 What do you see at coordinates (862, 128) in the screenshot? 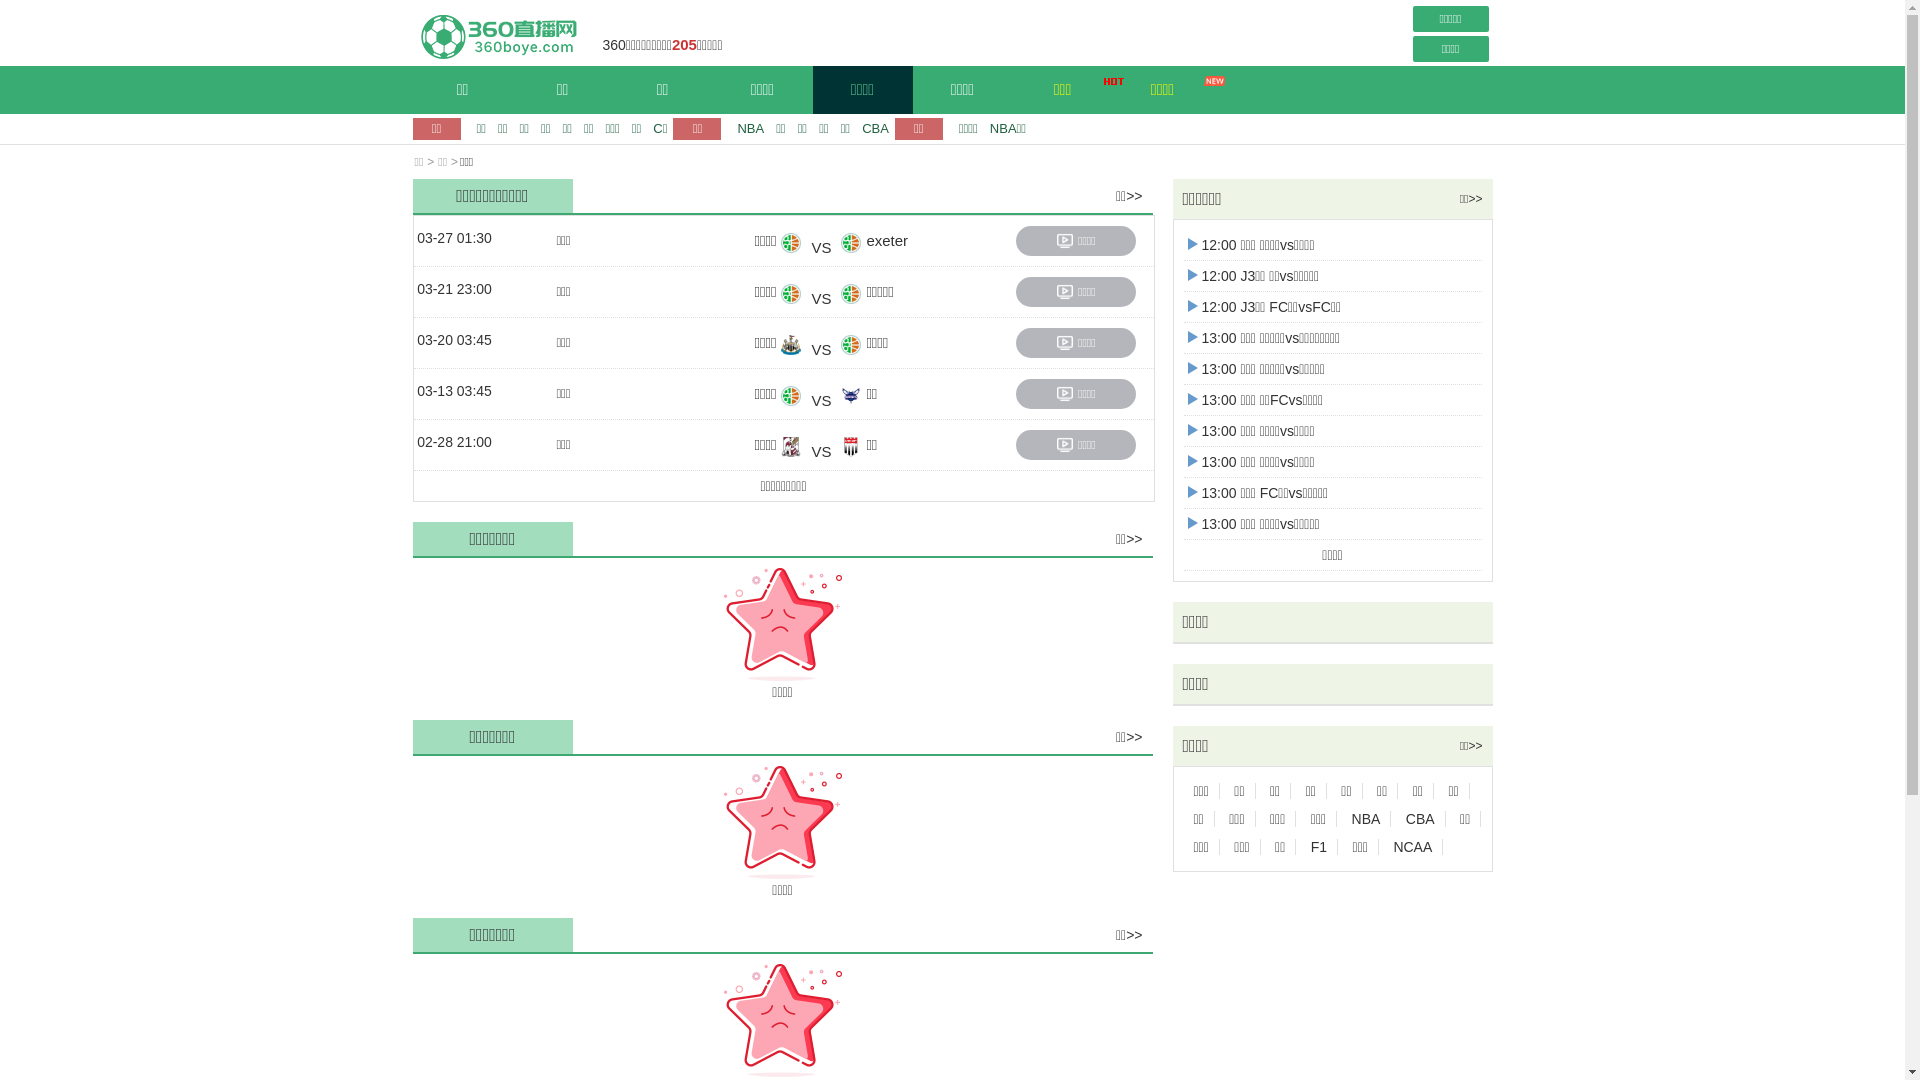
I see `'CBA'` at bounding box center [862, 128].